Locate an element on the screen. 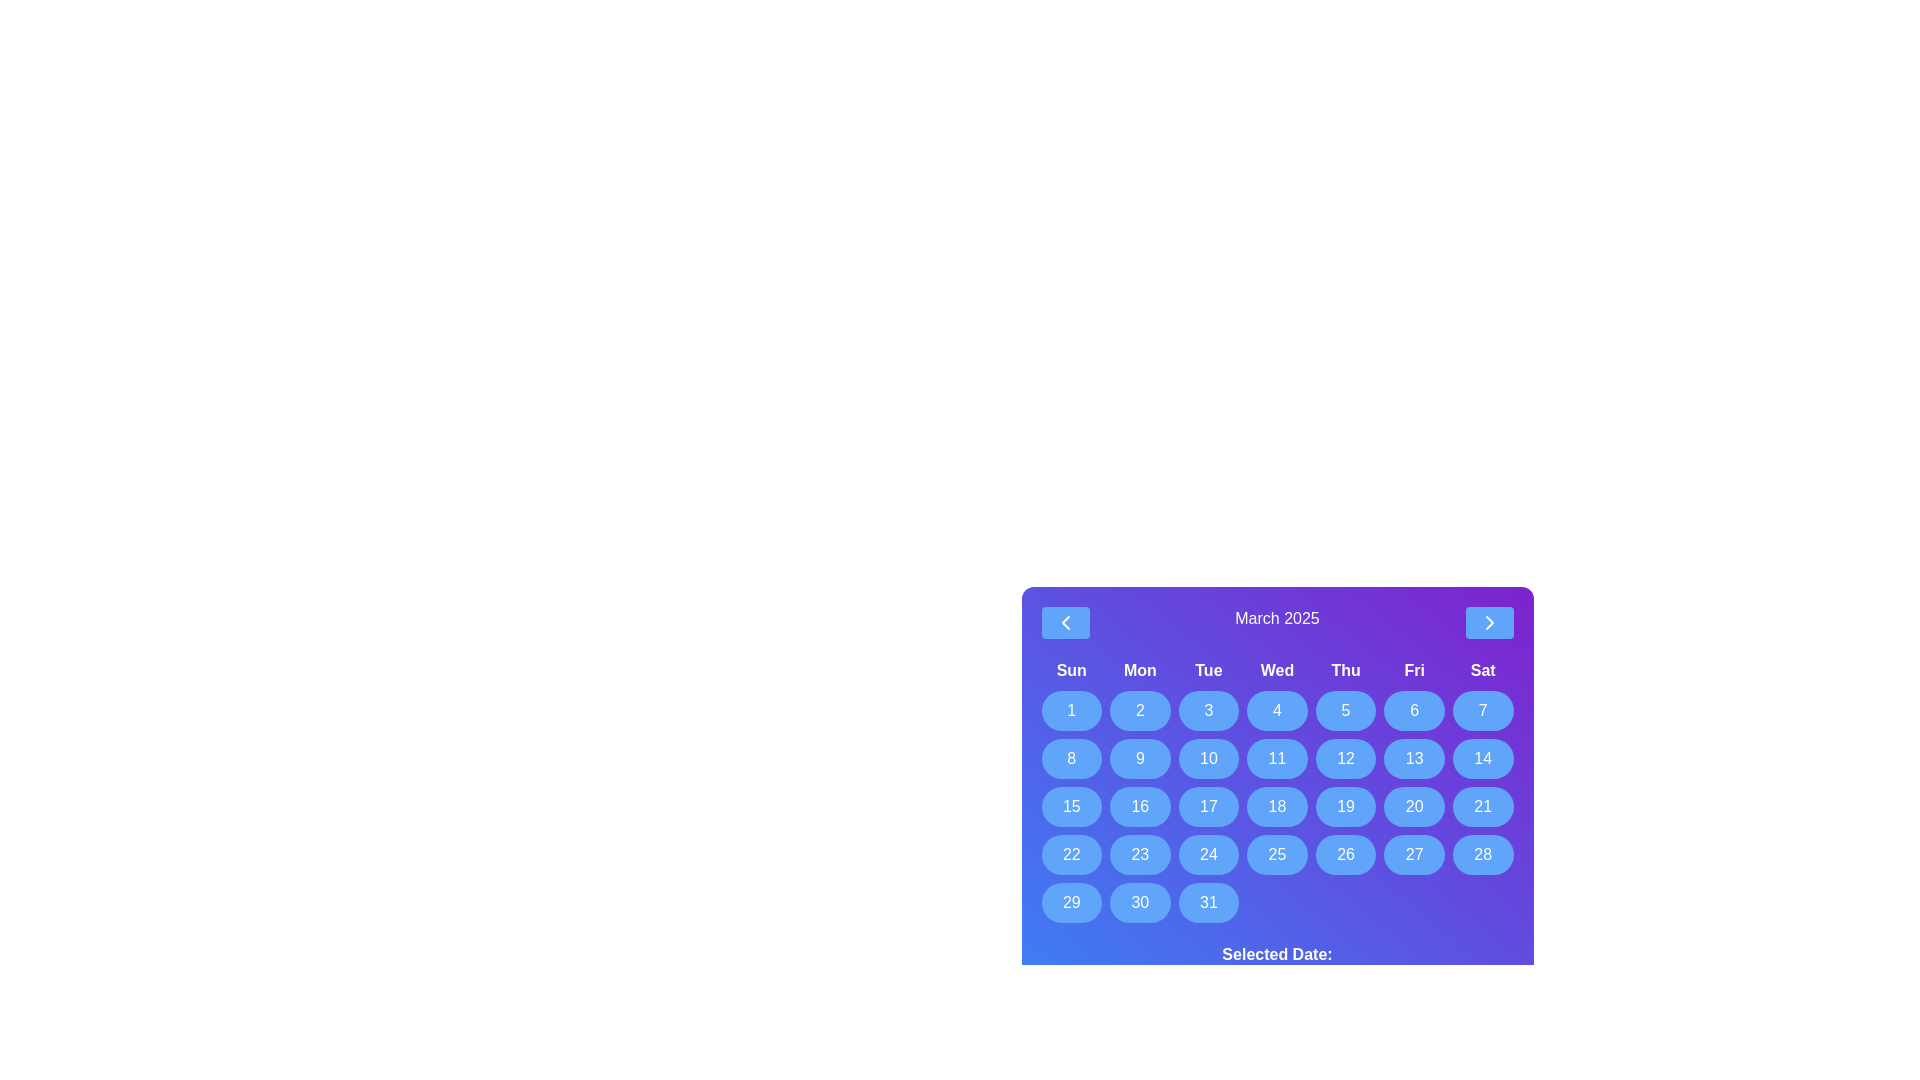 This screenshot has height=1080, width=1920. the circular button with a blue background and white text displaying '30' is located at coordinates (1140, 902).